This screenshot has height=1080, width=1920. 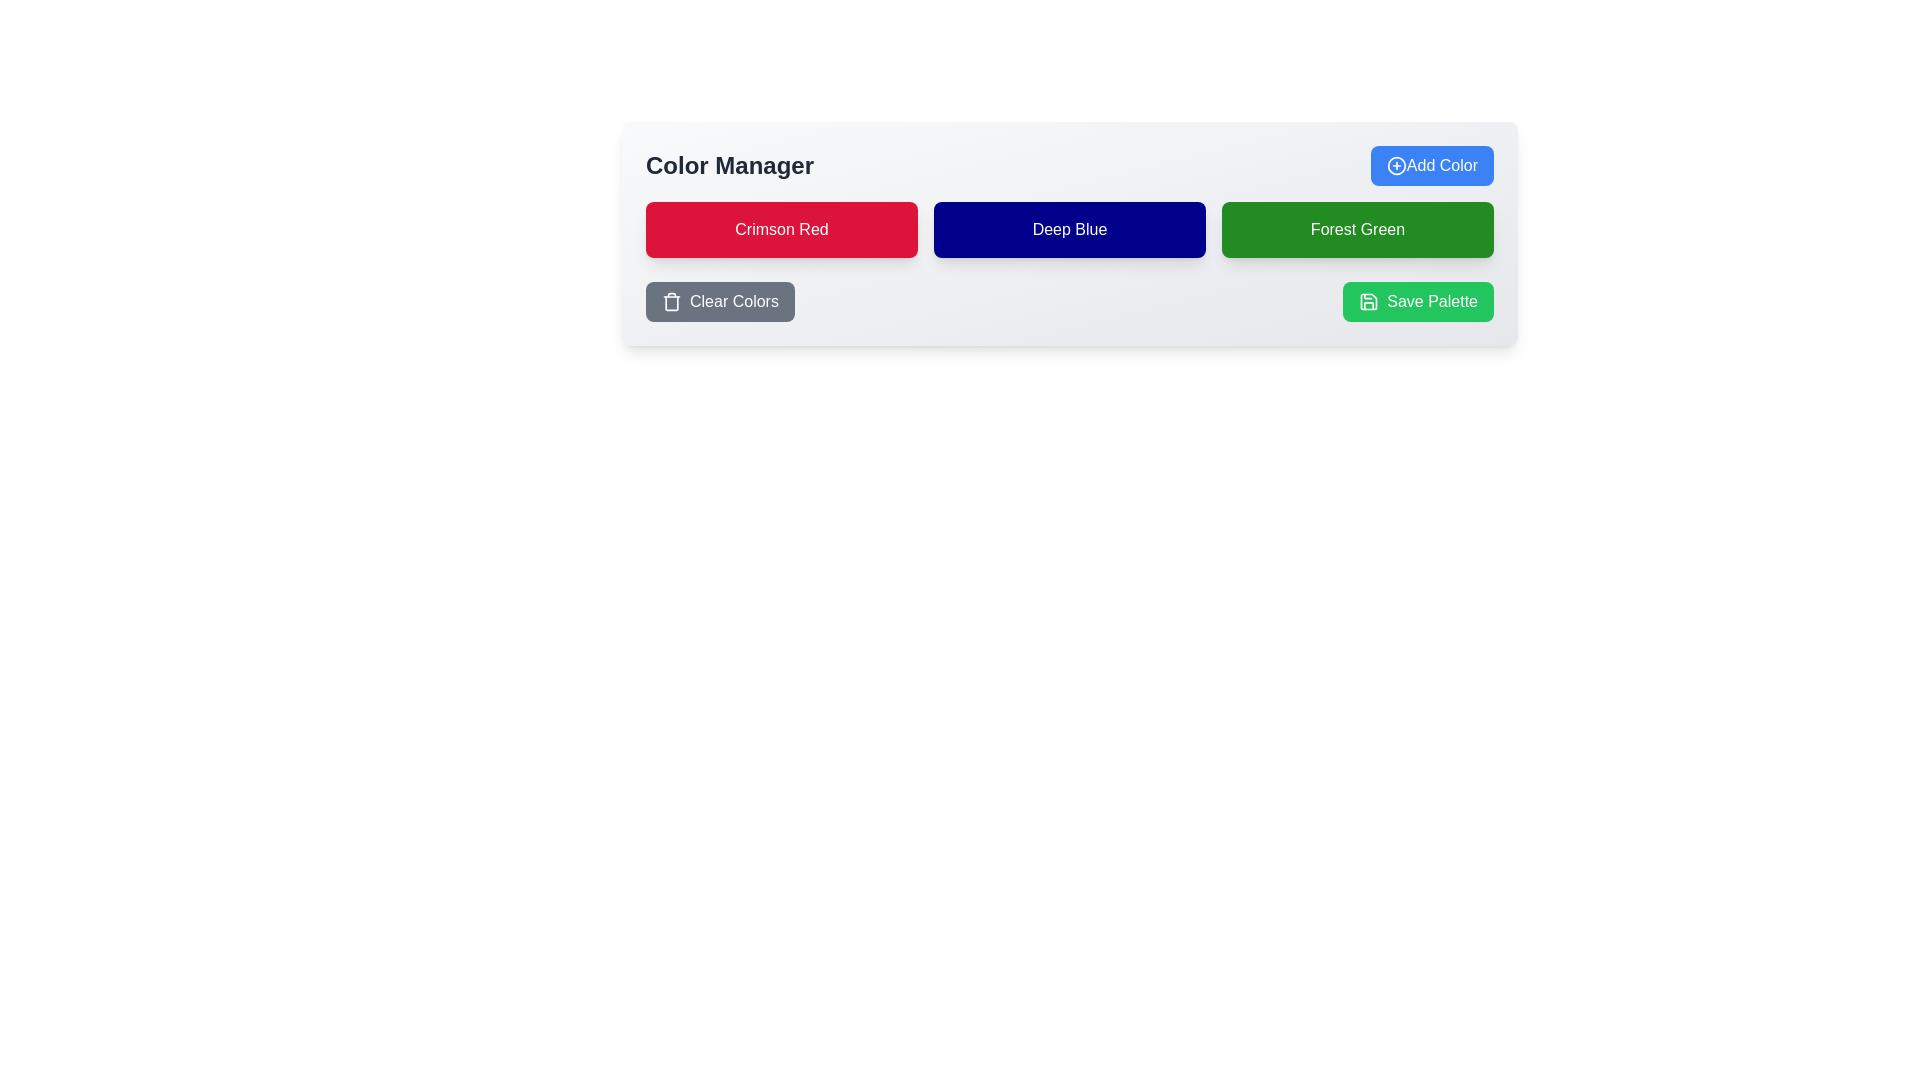 What do you see at coordinates (1395, 164) in the screenshot?
I see `the circular SVG icon with a plus sign inside, located within the blue 'Add Color' button at the top-right corner of the interface` at bounding box center [1395, 164].